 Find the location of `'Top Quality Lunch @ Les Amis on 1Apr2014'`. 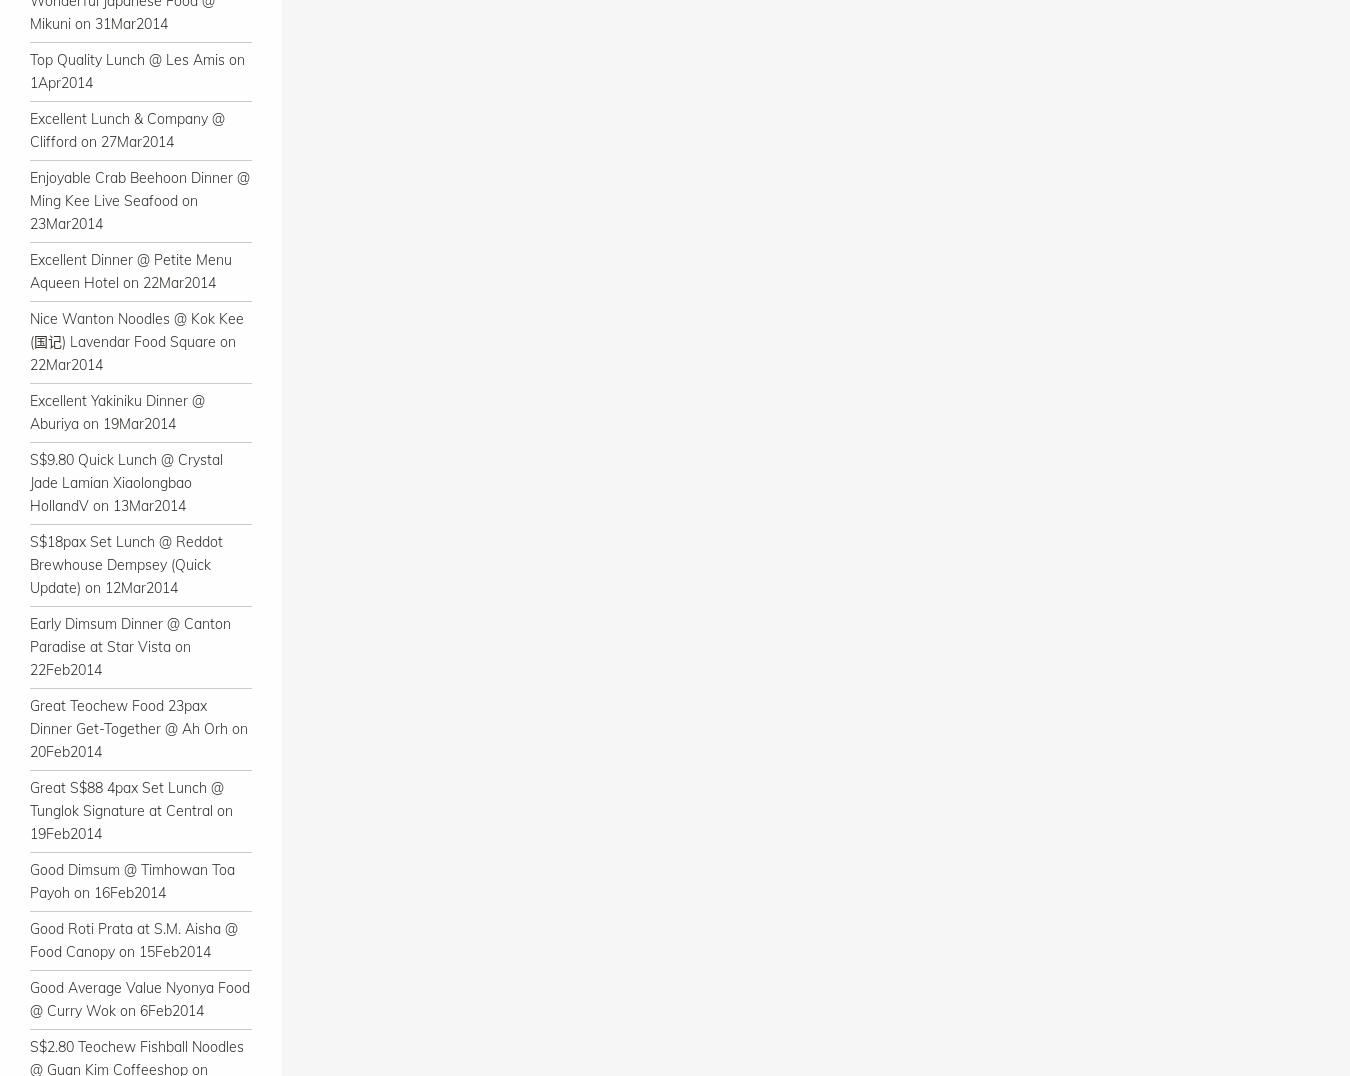

'Top Quality Lunch @ Les Amis on 1Apr2014' is located at coordinates (137, 71).